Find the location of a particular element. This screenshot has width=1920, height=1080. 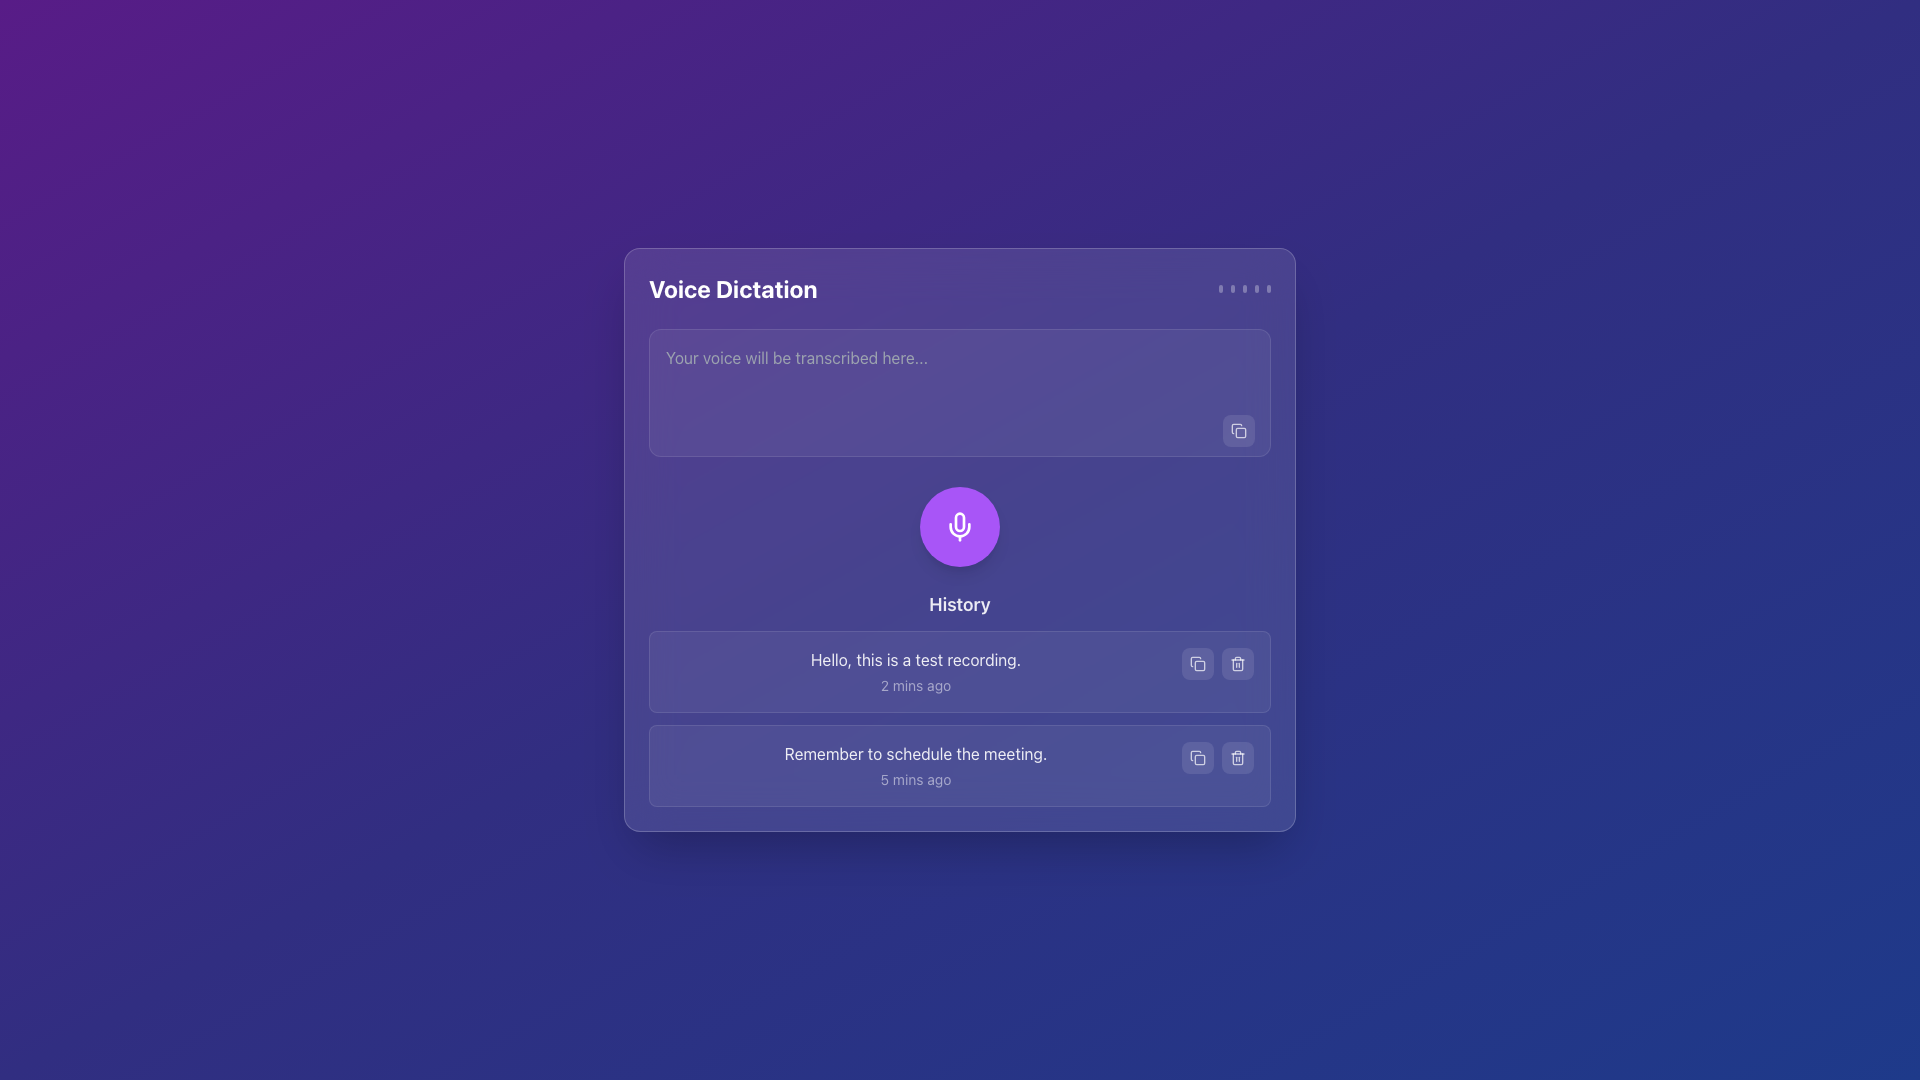

the button represented by two overlapping square icons with a subtle drop-shadow effect, styled in white with 70% opacity, located at the bottom-right corner of the input field with placeholder text 'Your voice will be transcribed here...' is located at coordinates (1237, 430).